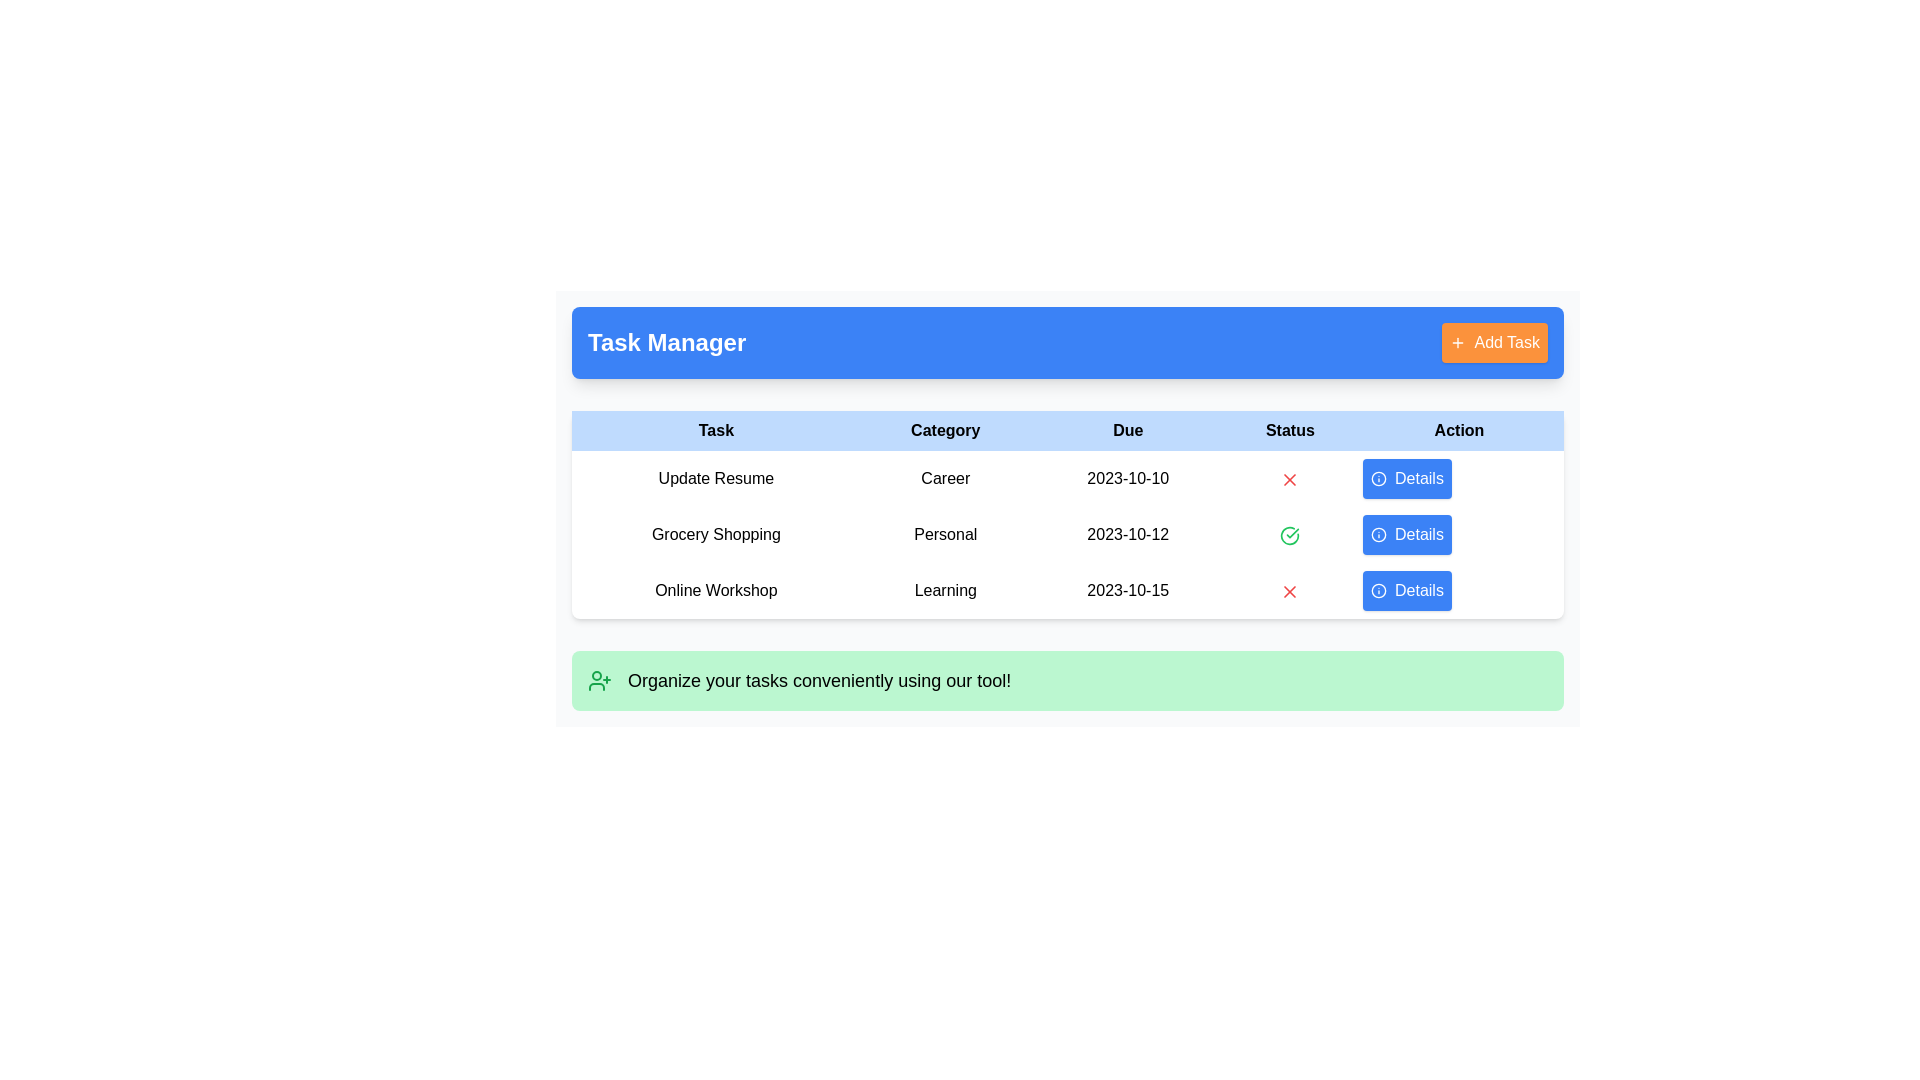 The image size is (1920, 1080). What do you see at coordinates (1290, 534) in the screenshot?
I see `the non-interactive status indicator located in the fourth column of the 'Grocery Shopping' task row, positioned to the right of the due date '2023-10-12'` at bounding box center [1290, 534].